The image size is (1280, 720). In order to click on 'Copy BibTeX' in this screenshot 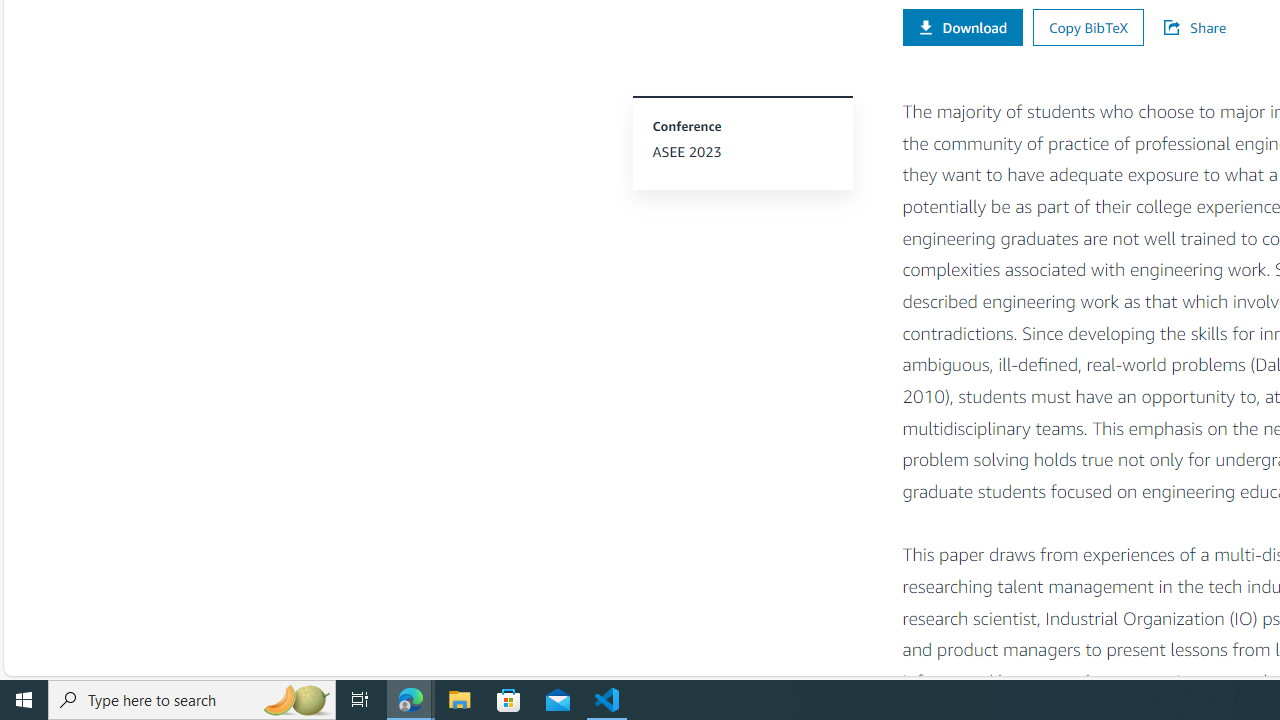, I will do `click(1087, 27)`.